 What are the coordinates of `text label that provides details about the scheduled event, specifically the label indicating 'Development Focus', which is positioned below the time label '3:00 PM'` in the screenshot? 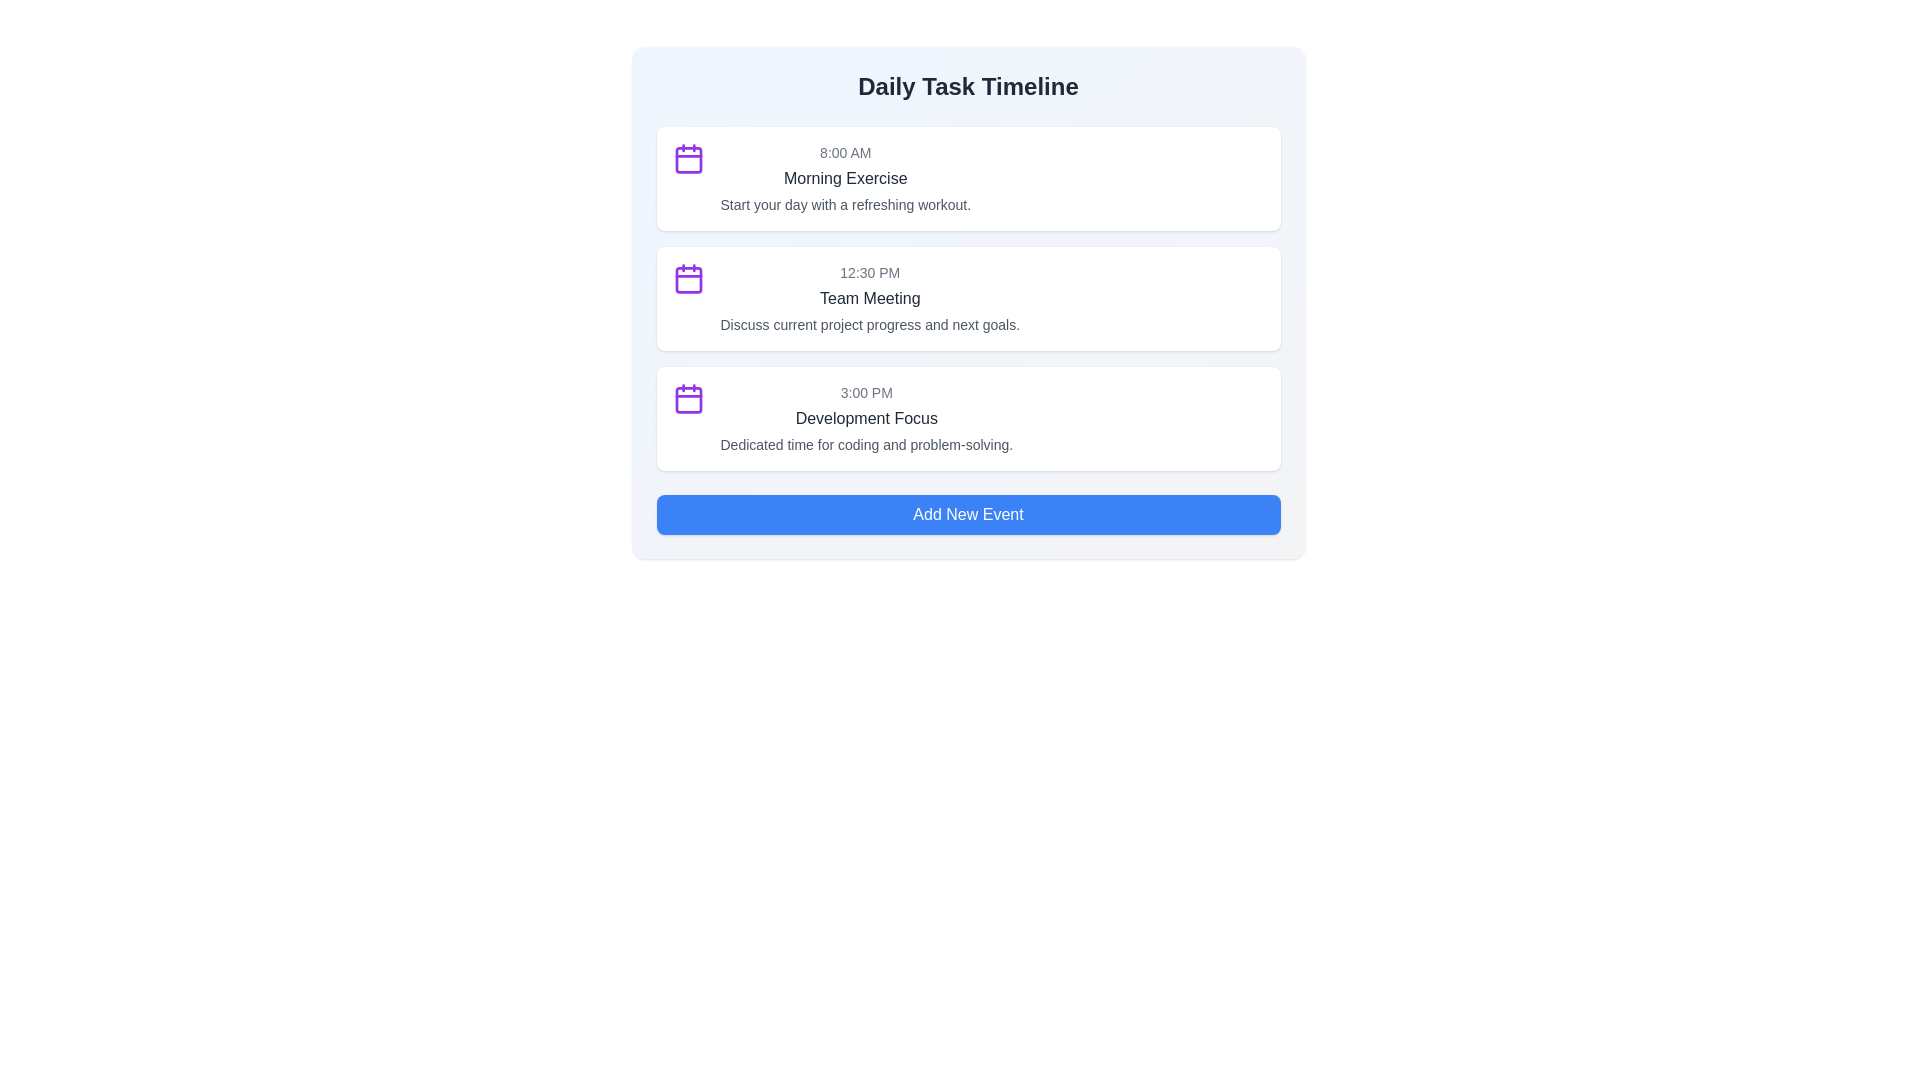 It's located at (866, 443).